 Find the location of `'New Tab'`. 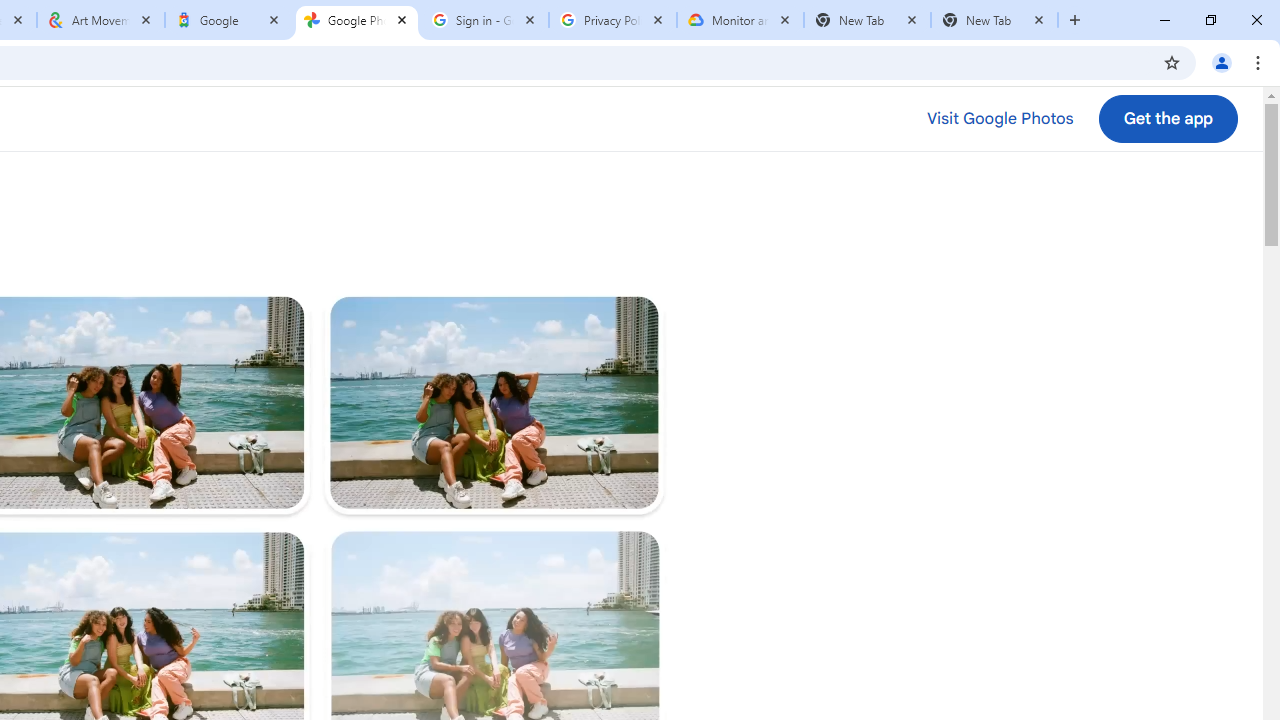

'New Tab' is located at coordinates (994, 20).